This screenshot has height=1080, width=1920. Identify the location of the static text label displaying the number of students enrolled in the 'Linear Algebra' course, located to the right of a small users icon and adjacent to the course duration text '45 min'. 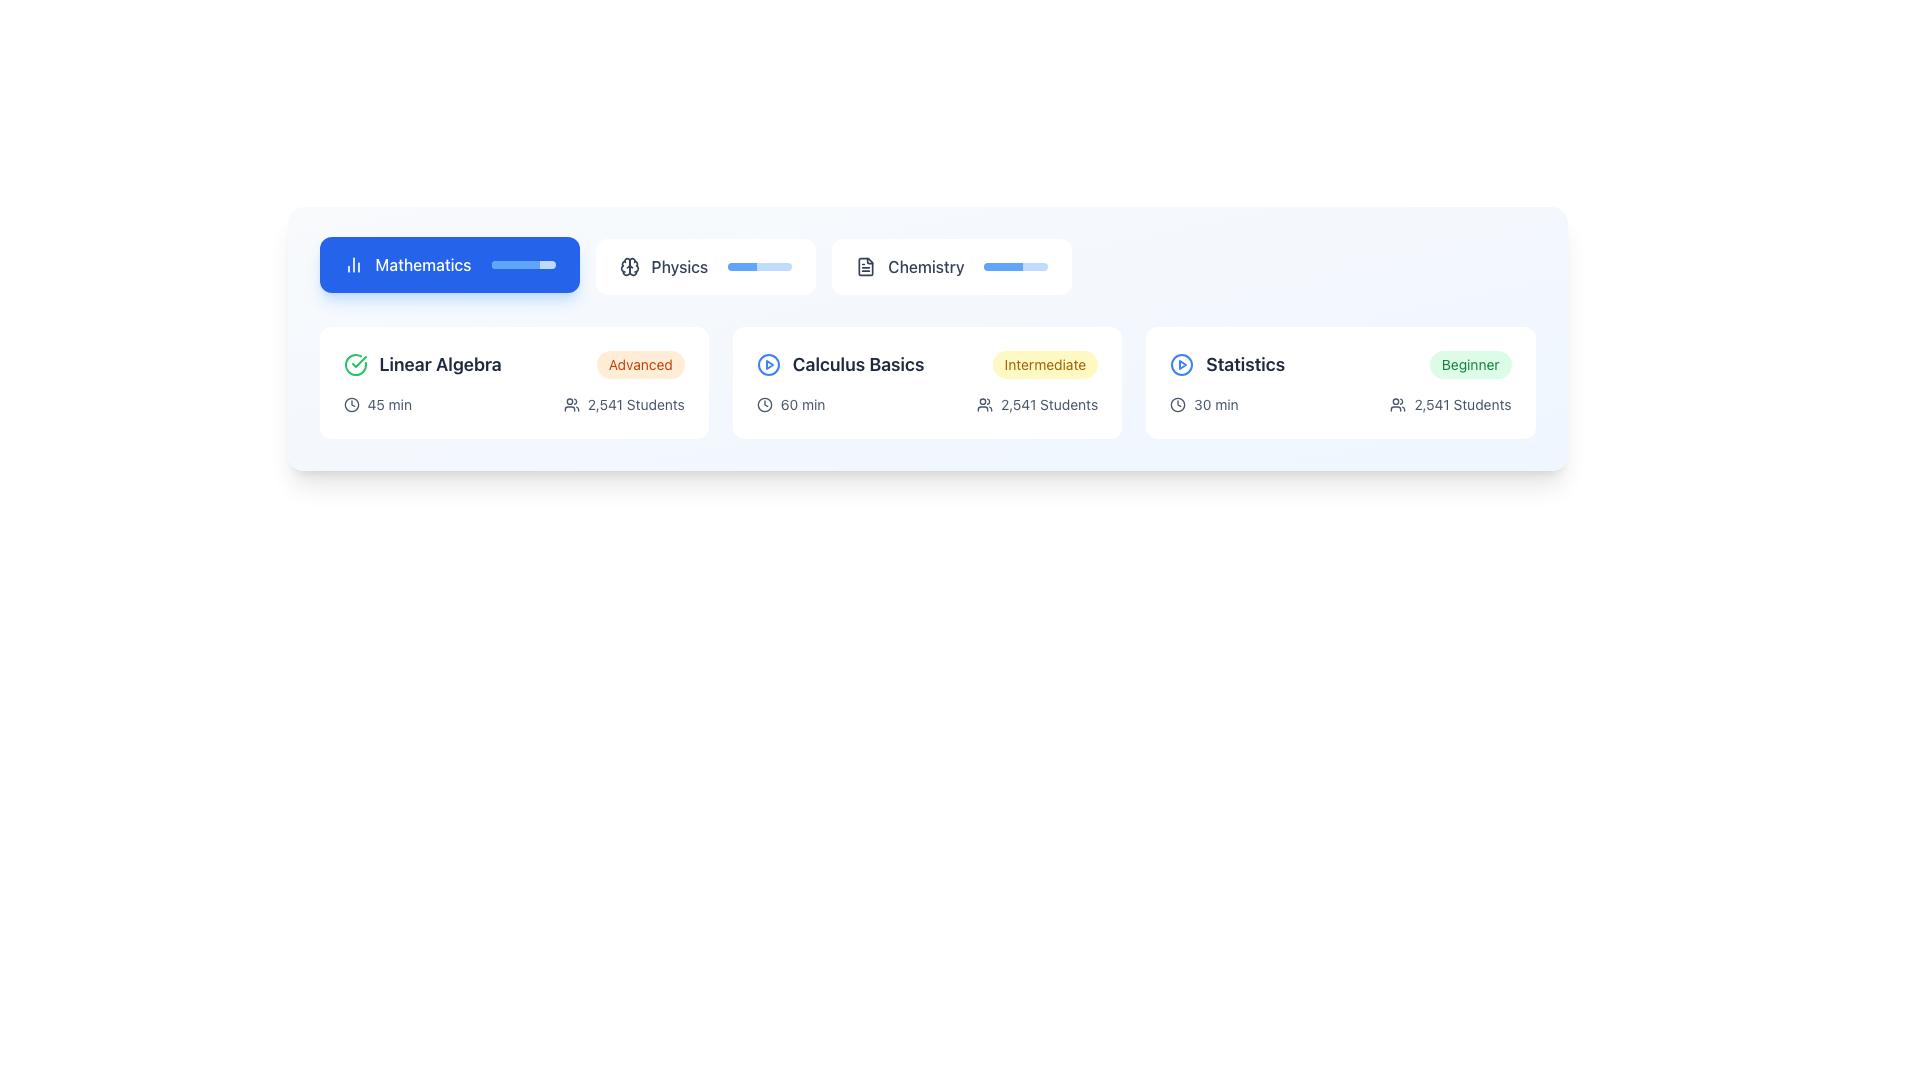
(635, 405).